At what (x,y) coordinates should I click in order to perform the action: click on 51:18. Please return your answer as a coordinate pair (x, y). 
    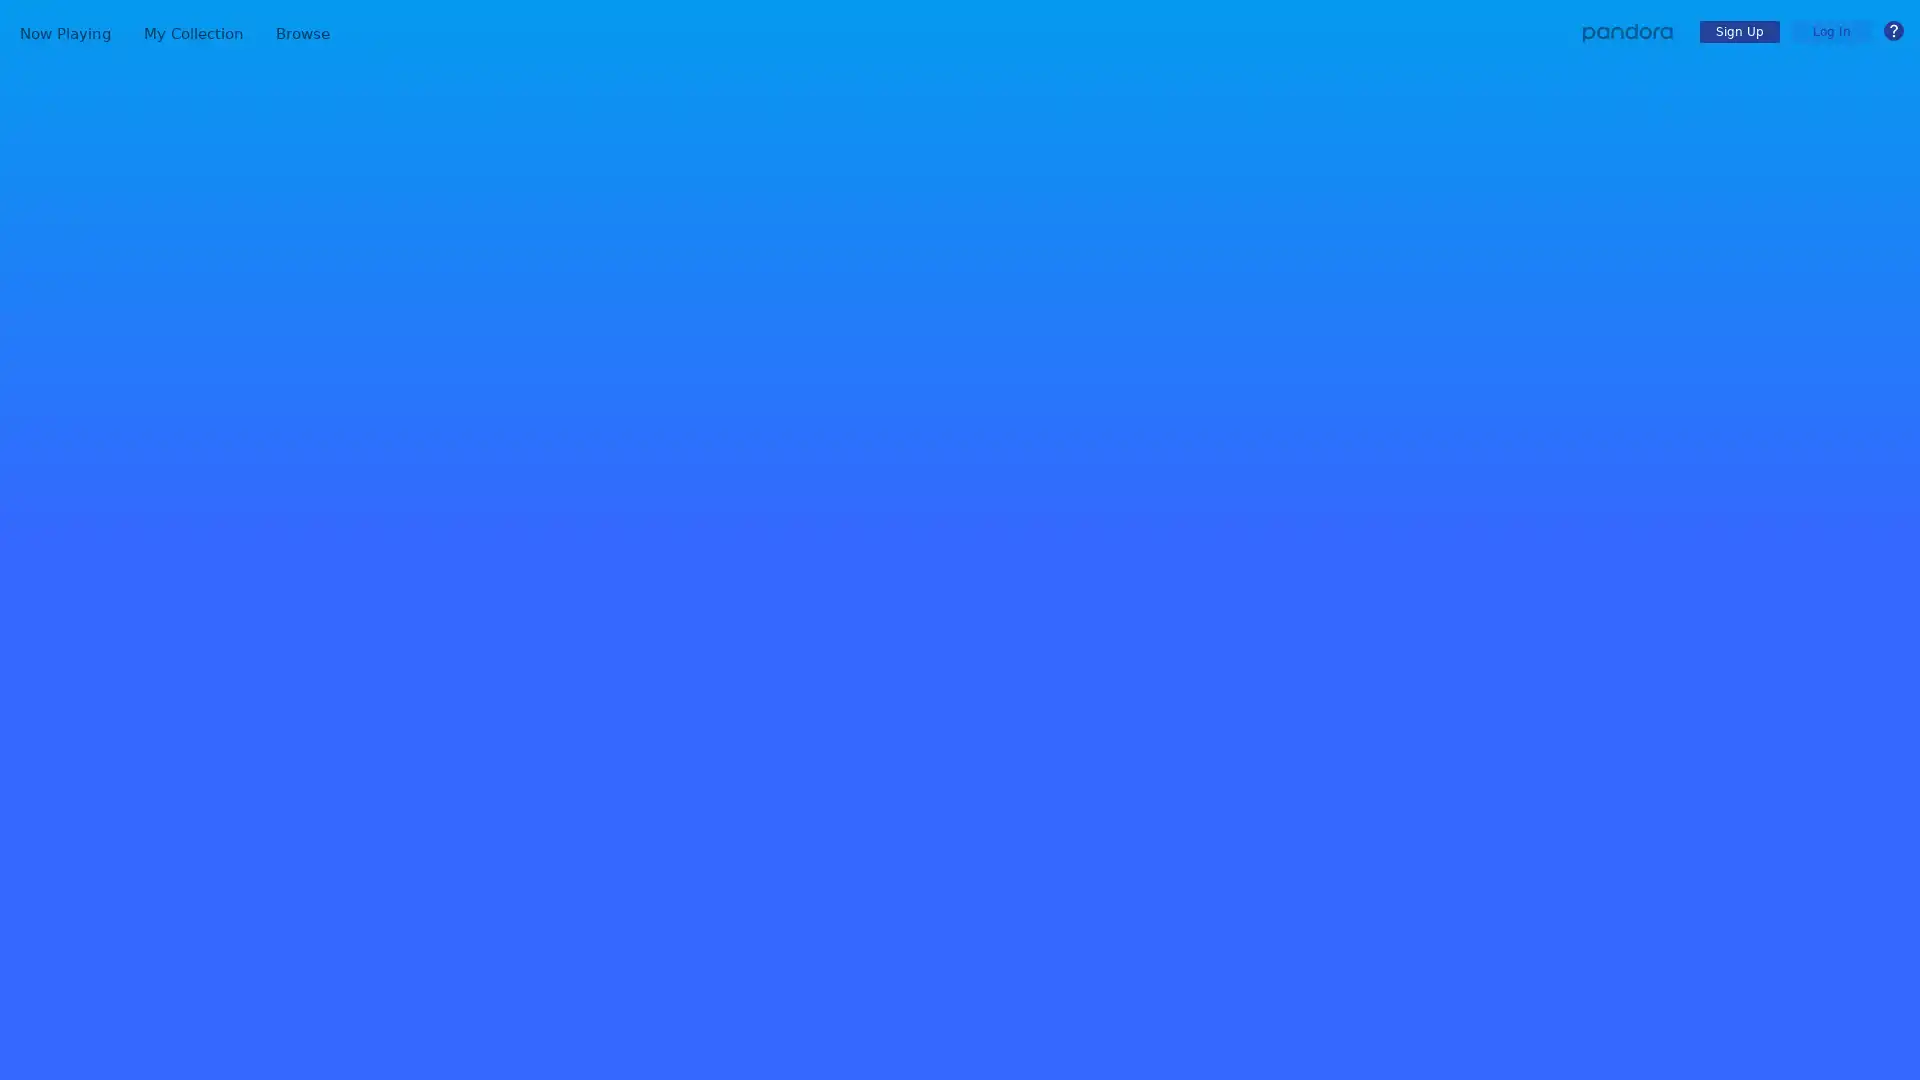
    Looking at the image, I should click on (1656, 1064).